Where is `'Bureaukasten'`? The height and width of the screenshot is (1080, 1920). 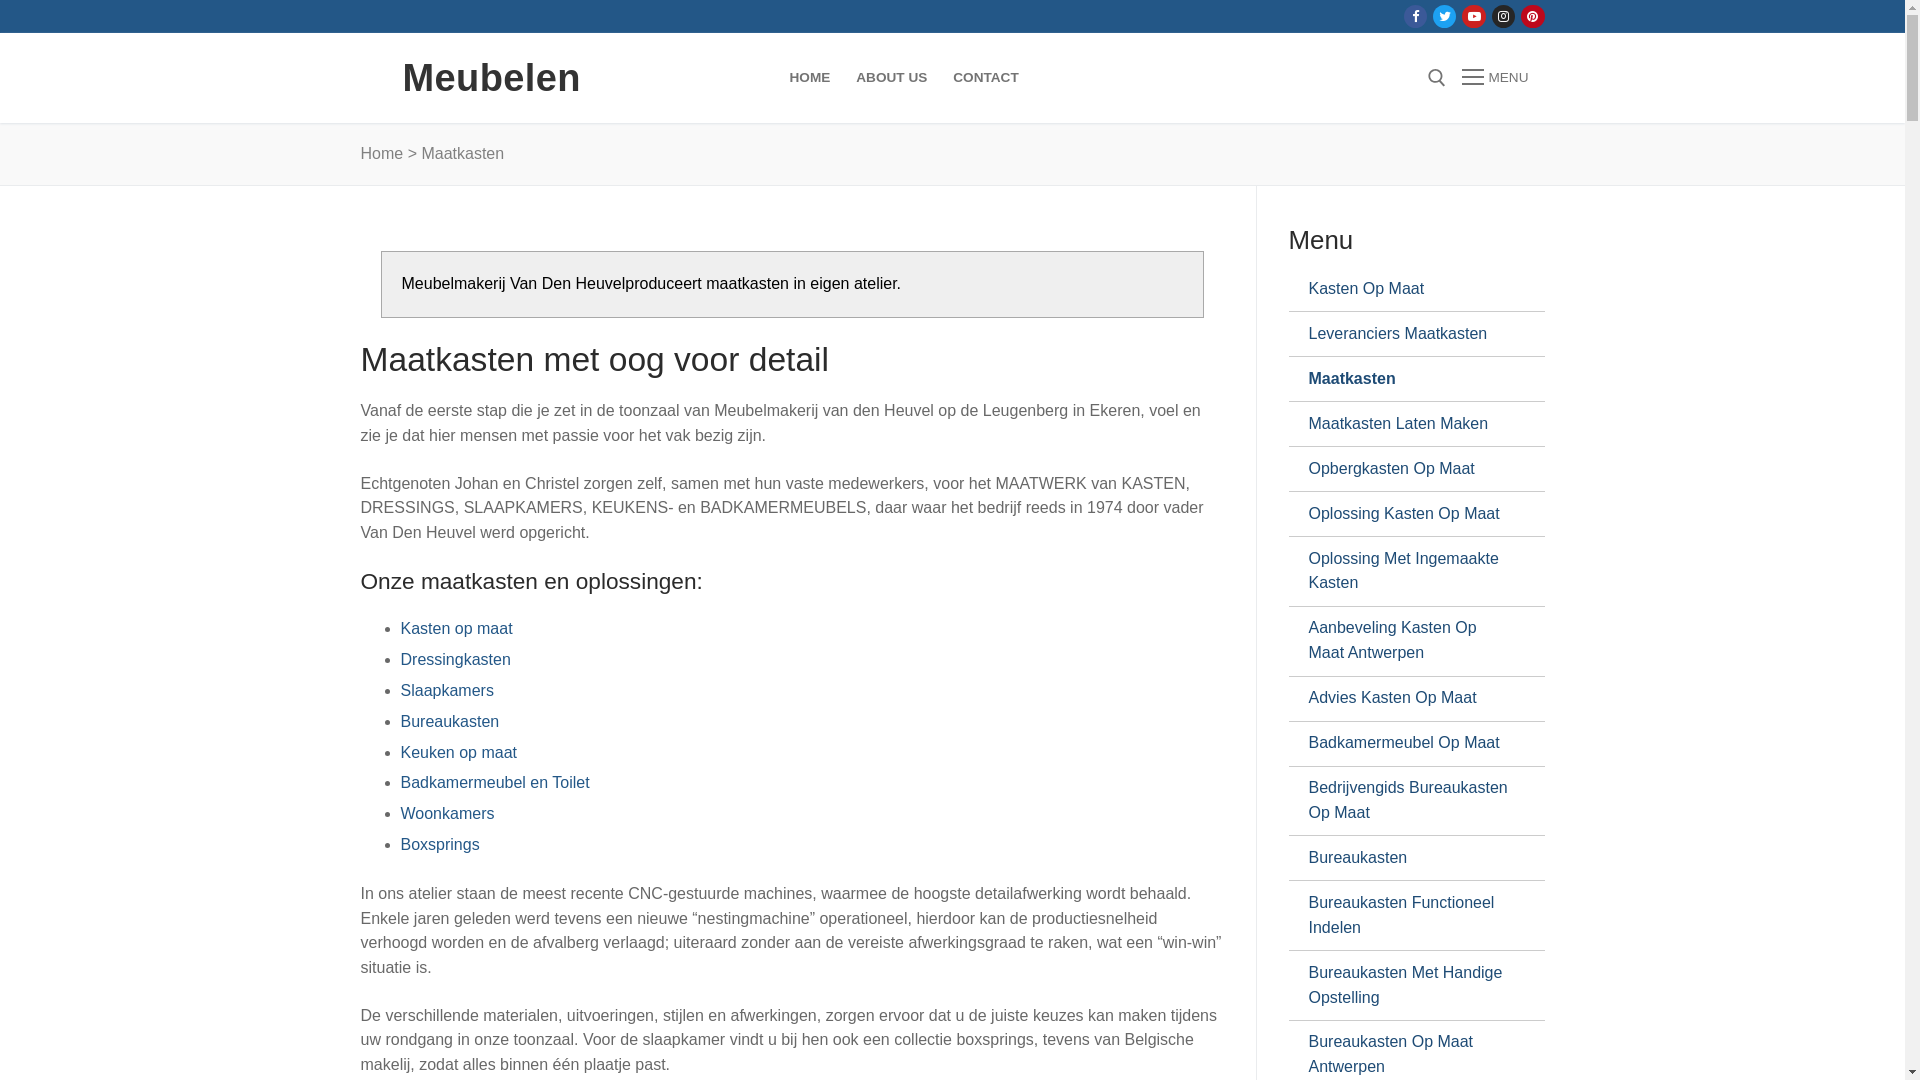 'Bureaukasten' is located at coordinates (1308, 856).